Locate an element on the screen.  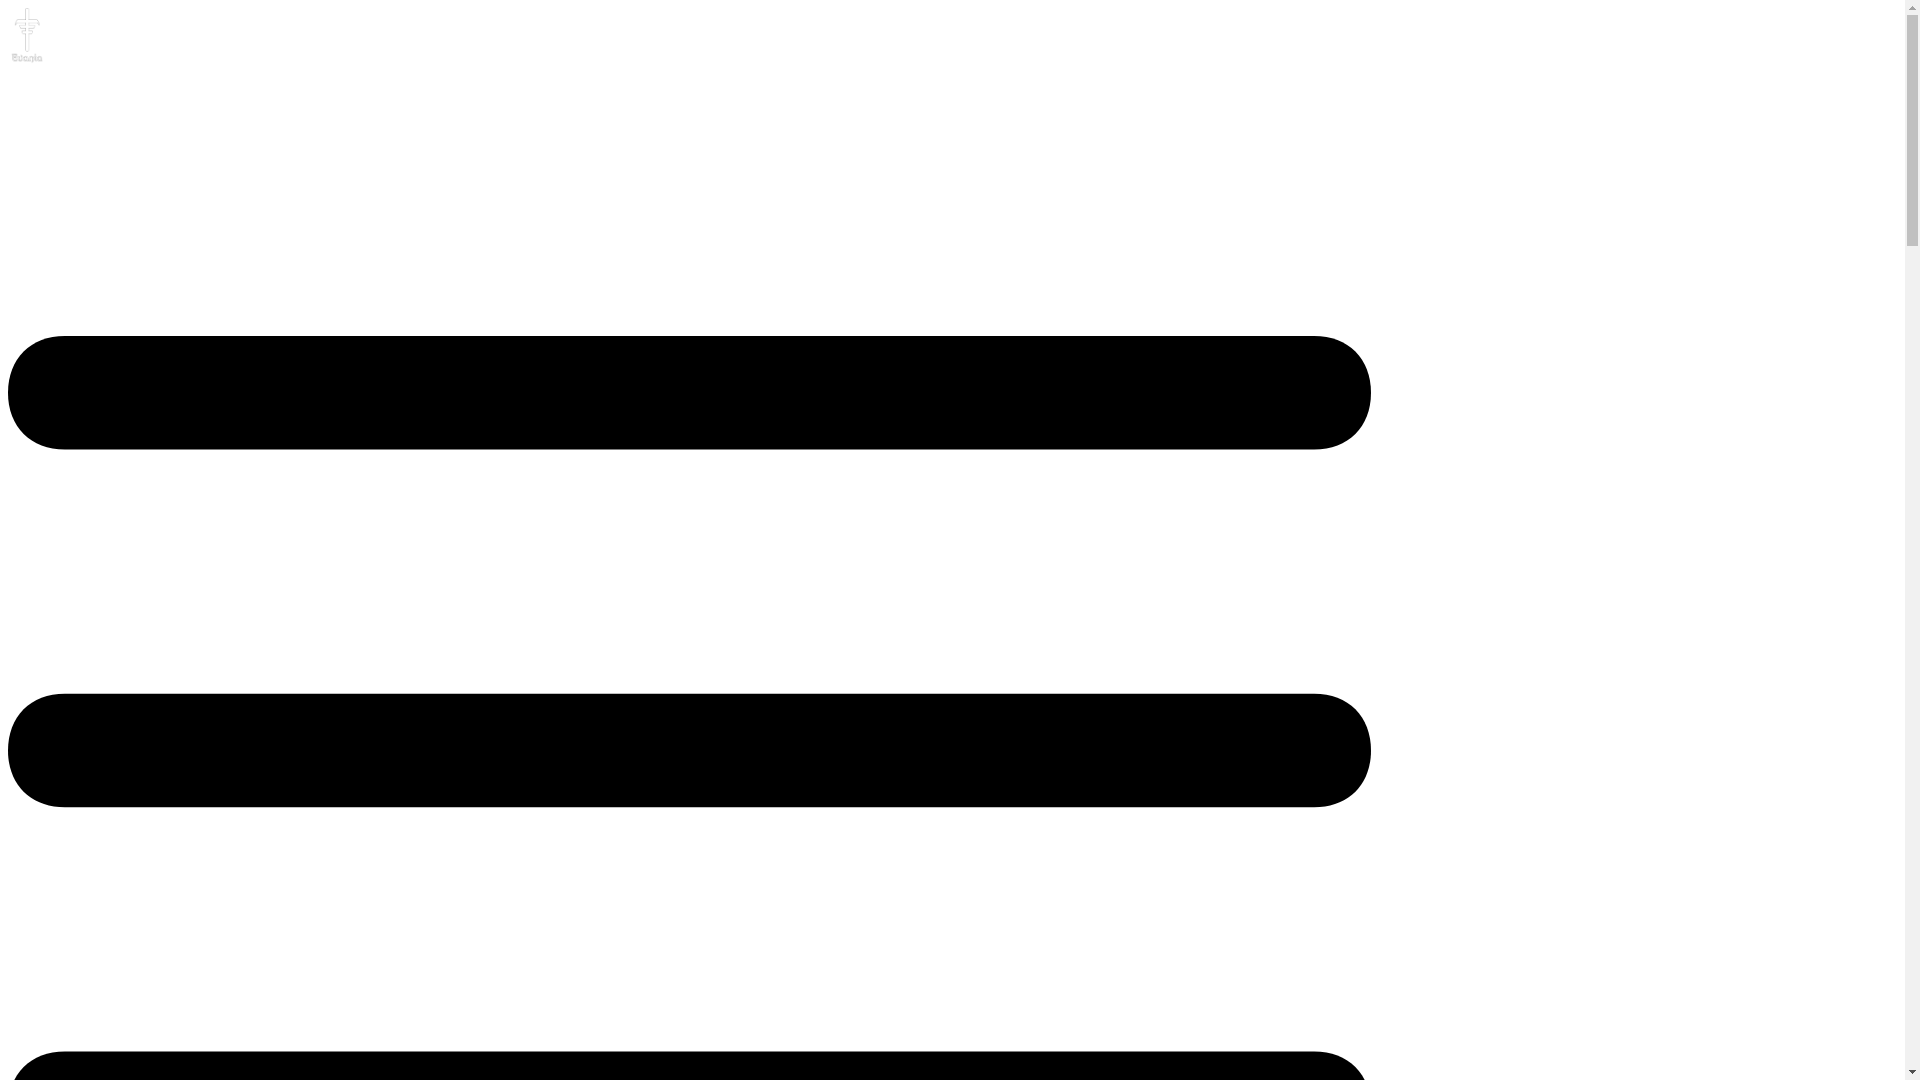
'evania-logo' is located at coordinates (25, 35).